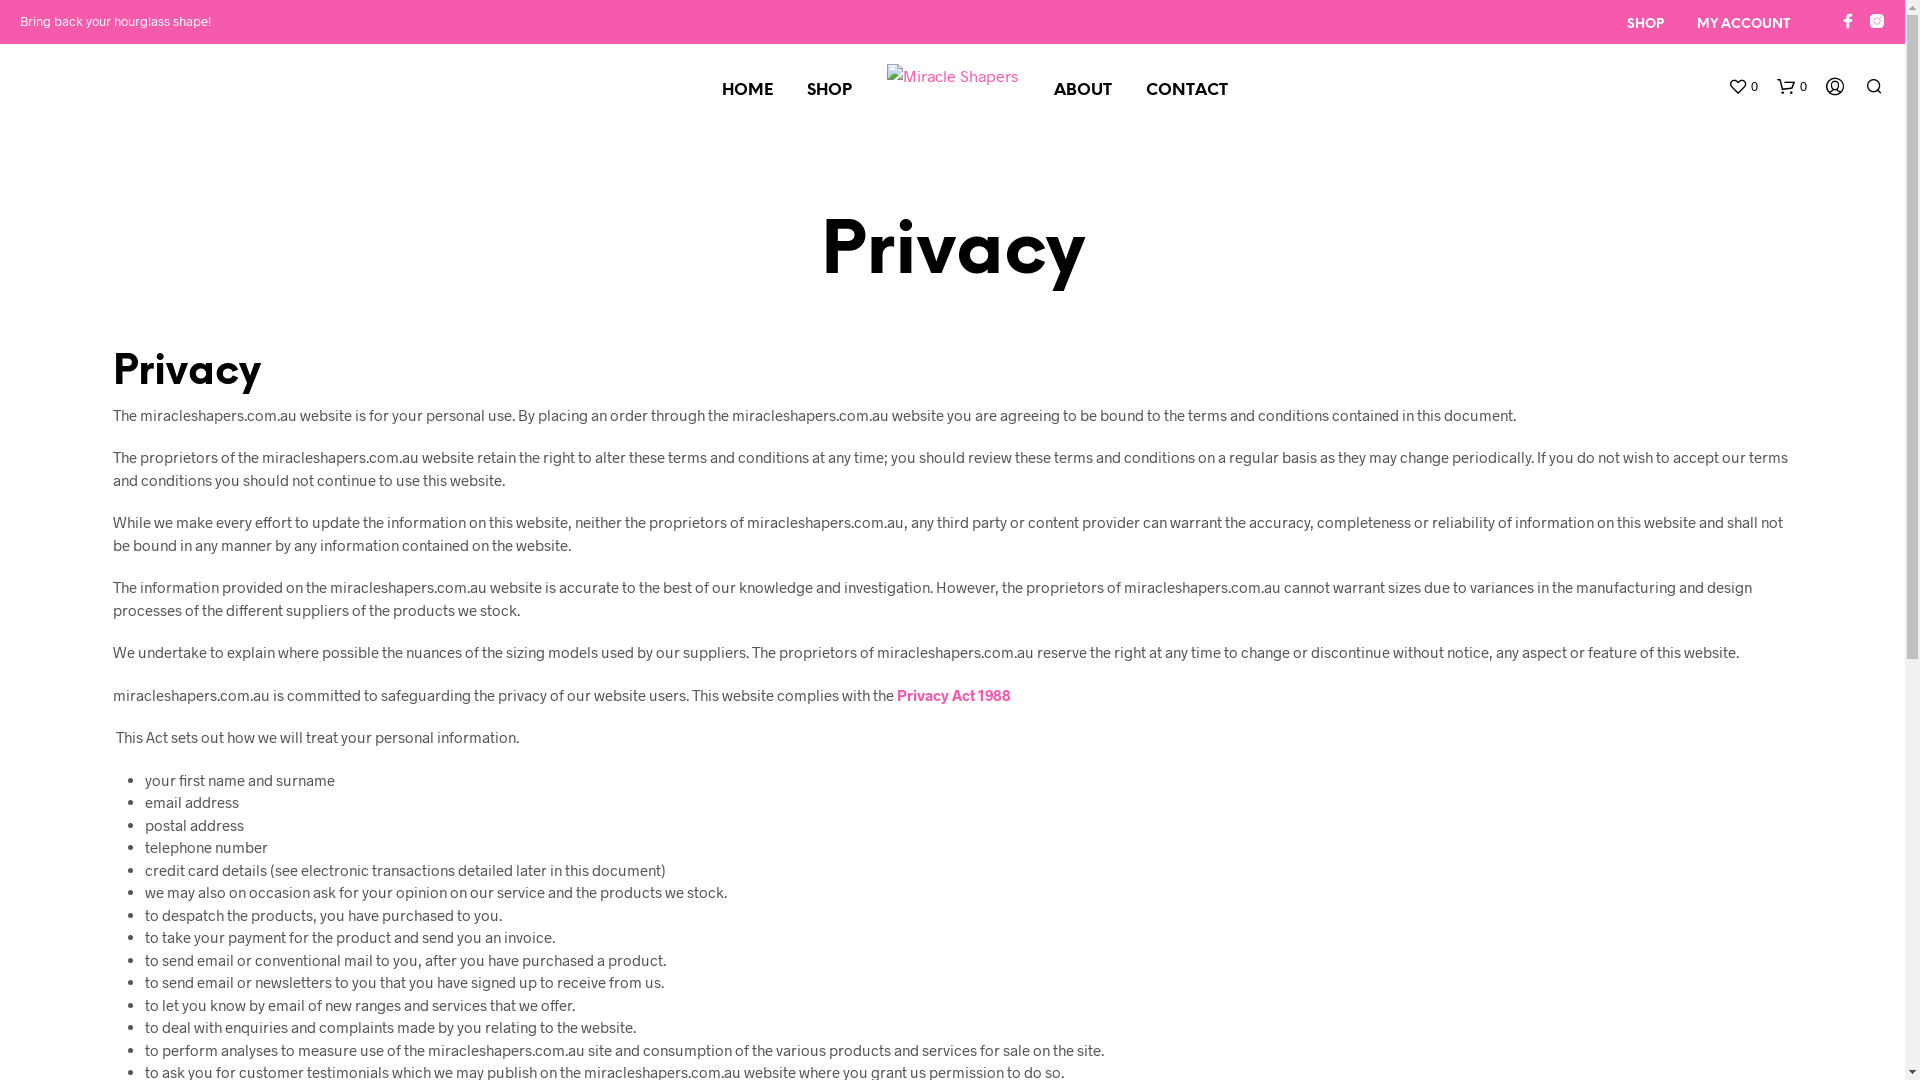 The image size is (1920, 1080). Describe the element at coordinates (1791, 86) in the screenshot. I see `'0'` at that location.